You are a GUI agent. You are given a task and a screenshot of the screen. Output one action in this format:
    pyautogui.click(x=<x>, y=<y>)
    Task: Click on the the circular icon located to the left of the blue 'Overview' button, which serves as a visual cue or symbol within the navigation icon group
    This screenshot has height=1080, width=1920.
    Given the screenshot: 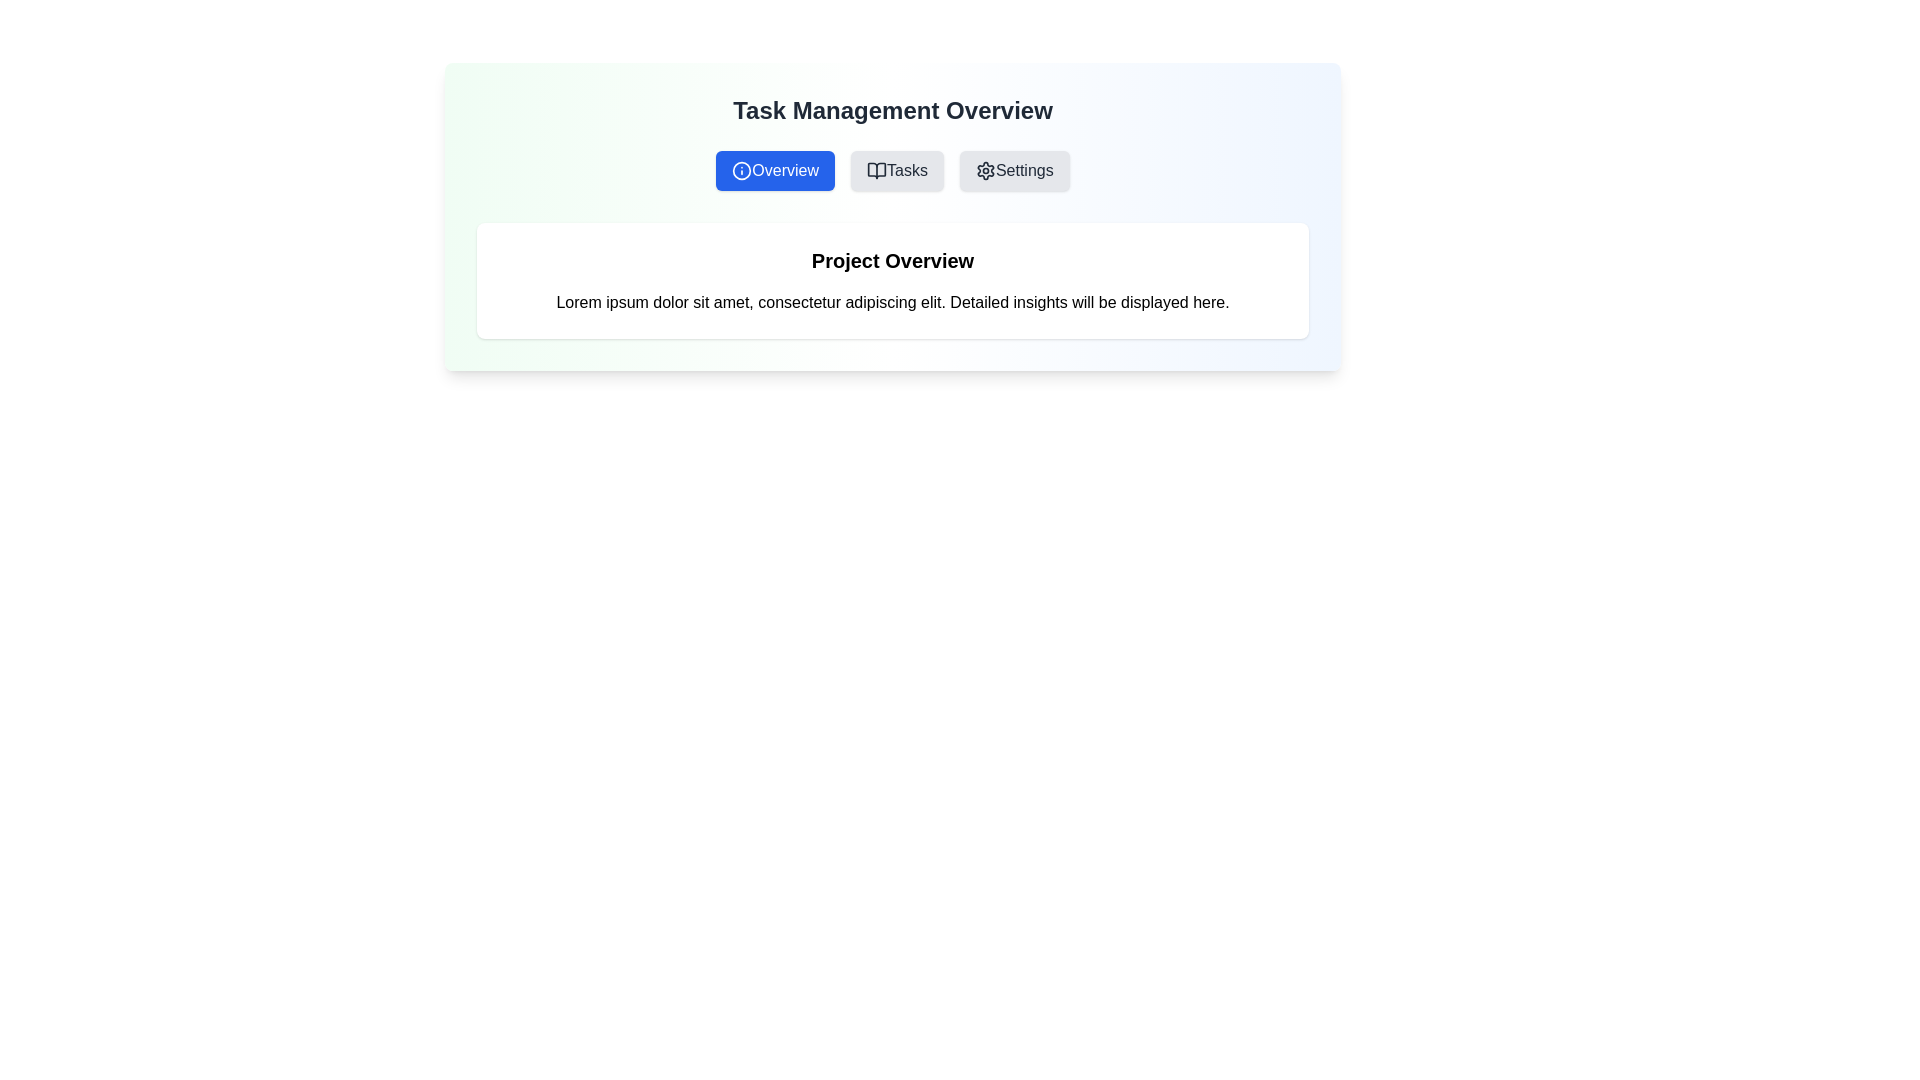 What is the action you would take?
    pyautogui.click(x=741, y=169)
    